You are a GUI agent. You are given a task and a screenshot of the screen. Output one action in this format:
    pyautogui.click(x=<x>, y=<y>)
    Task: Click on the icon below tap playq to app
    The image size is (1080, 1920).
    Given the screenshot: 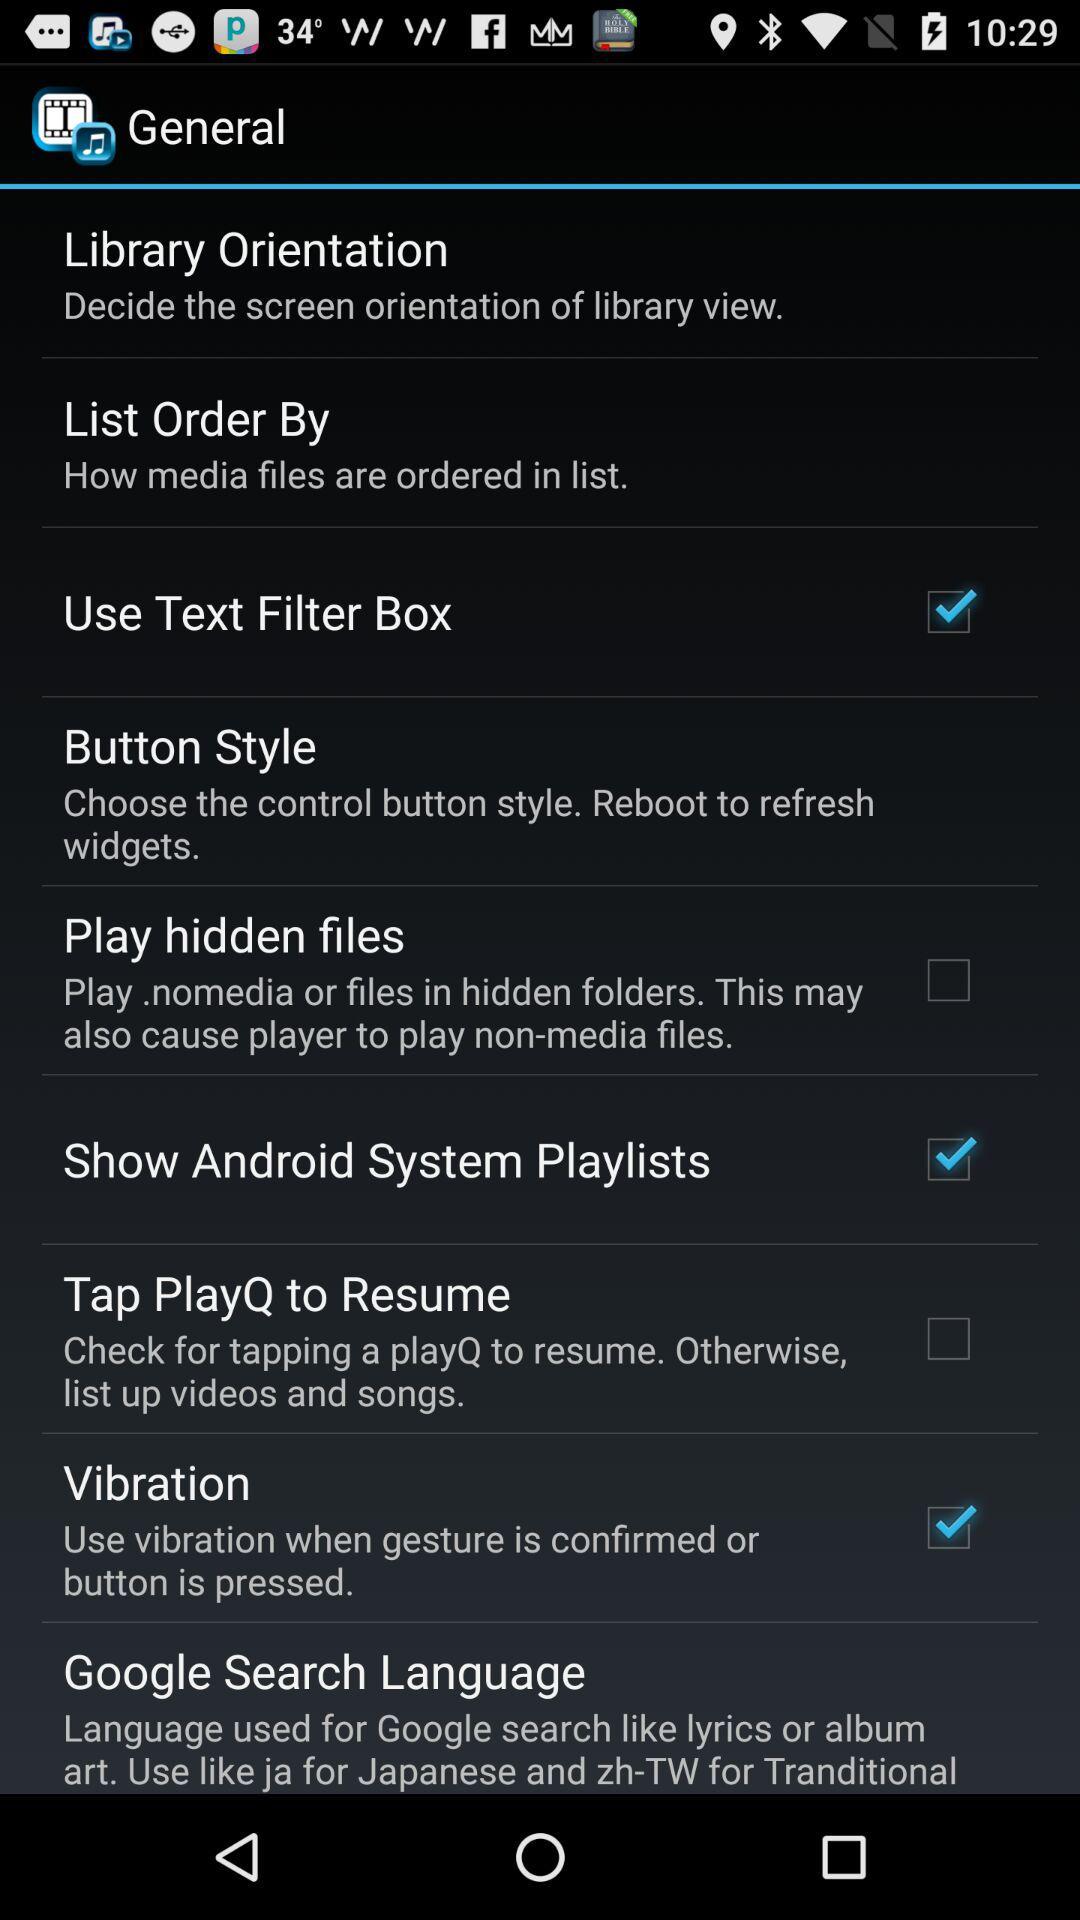 What is the action you would take?
    pyautogui.click(x=463, y=1369)
    